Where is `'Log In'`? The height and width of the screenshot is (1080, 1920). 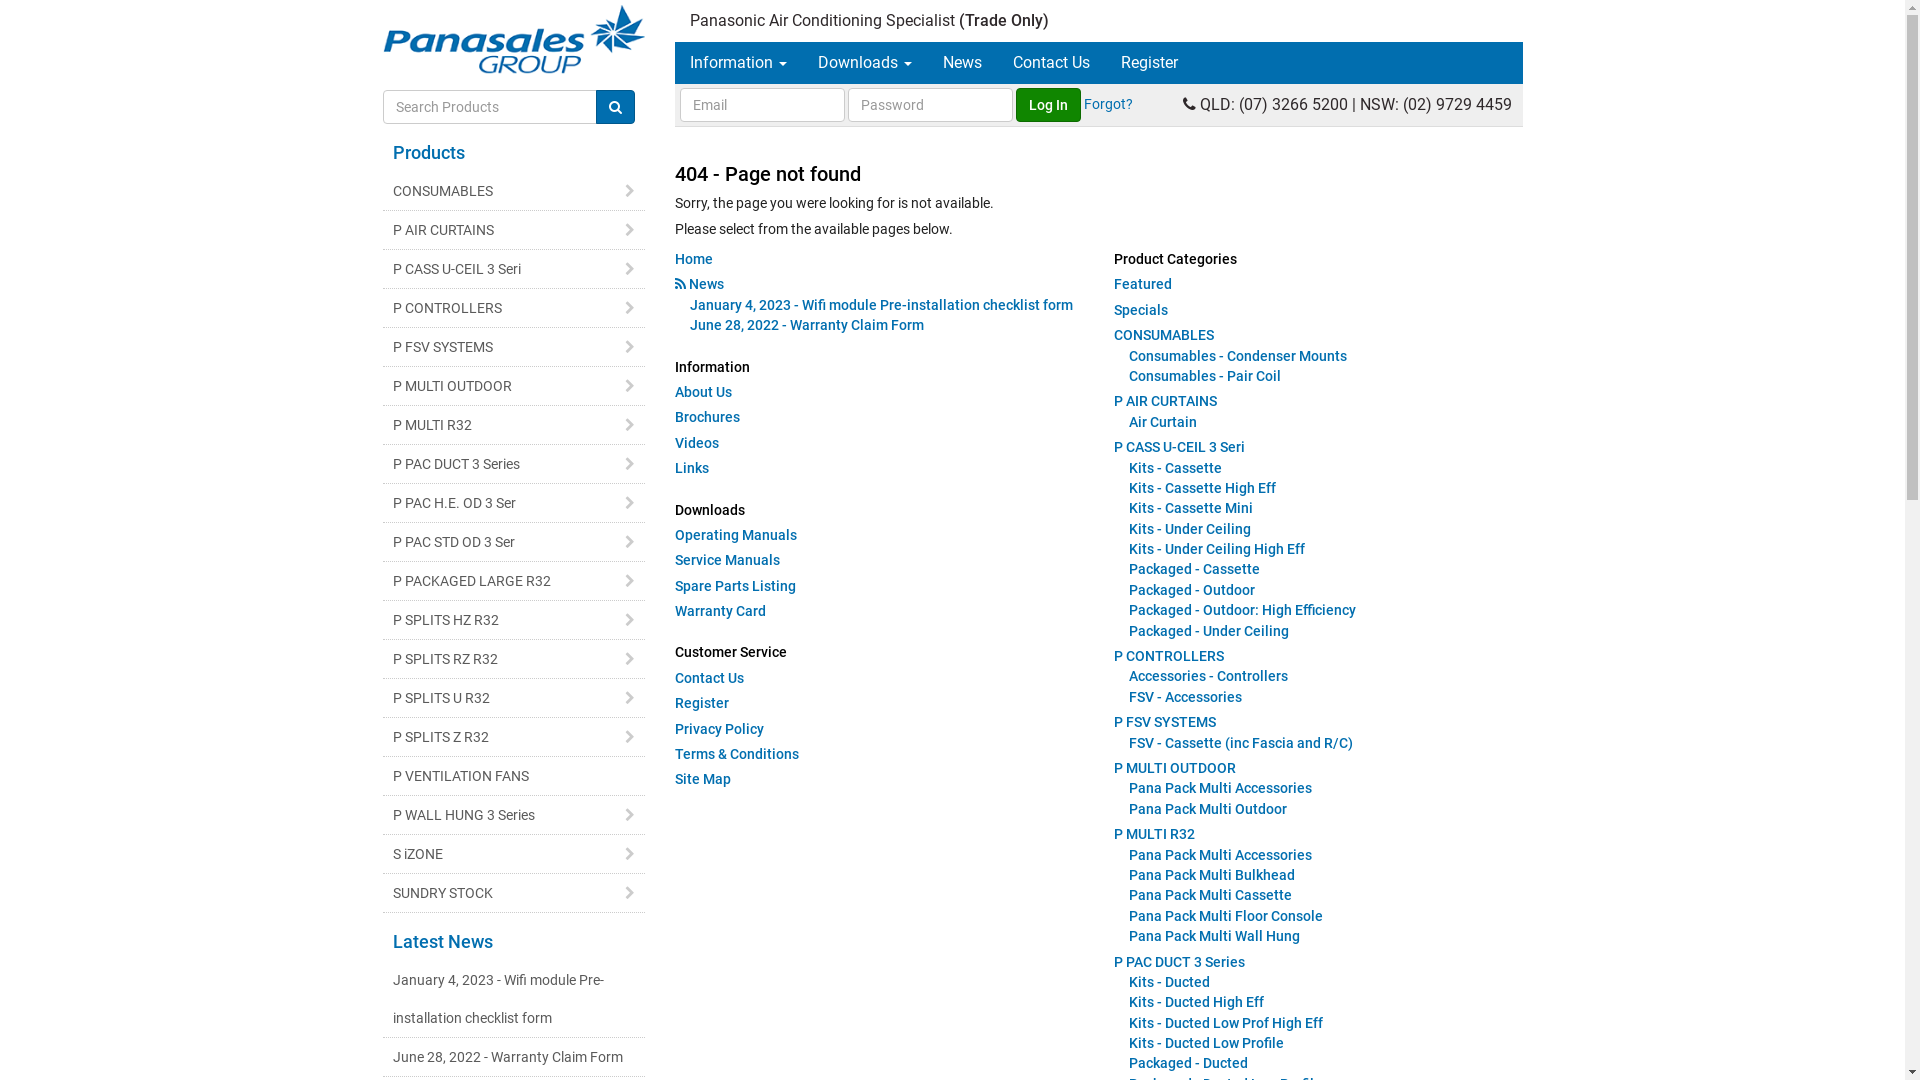 'Log In' is located at coordinates (1047, 104).